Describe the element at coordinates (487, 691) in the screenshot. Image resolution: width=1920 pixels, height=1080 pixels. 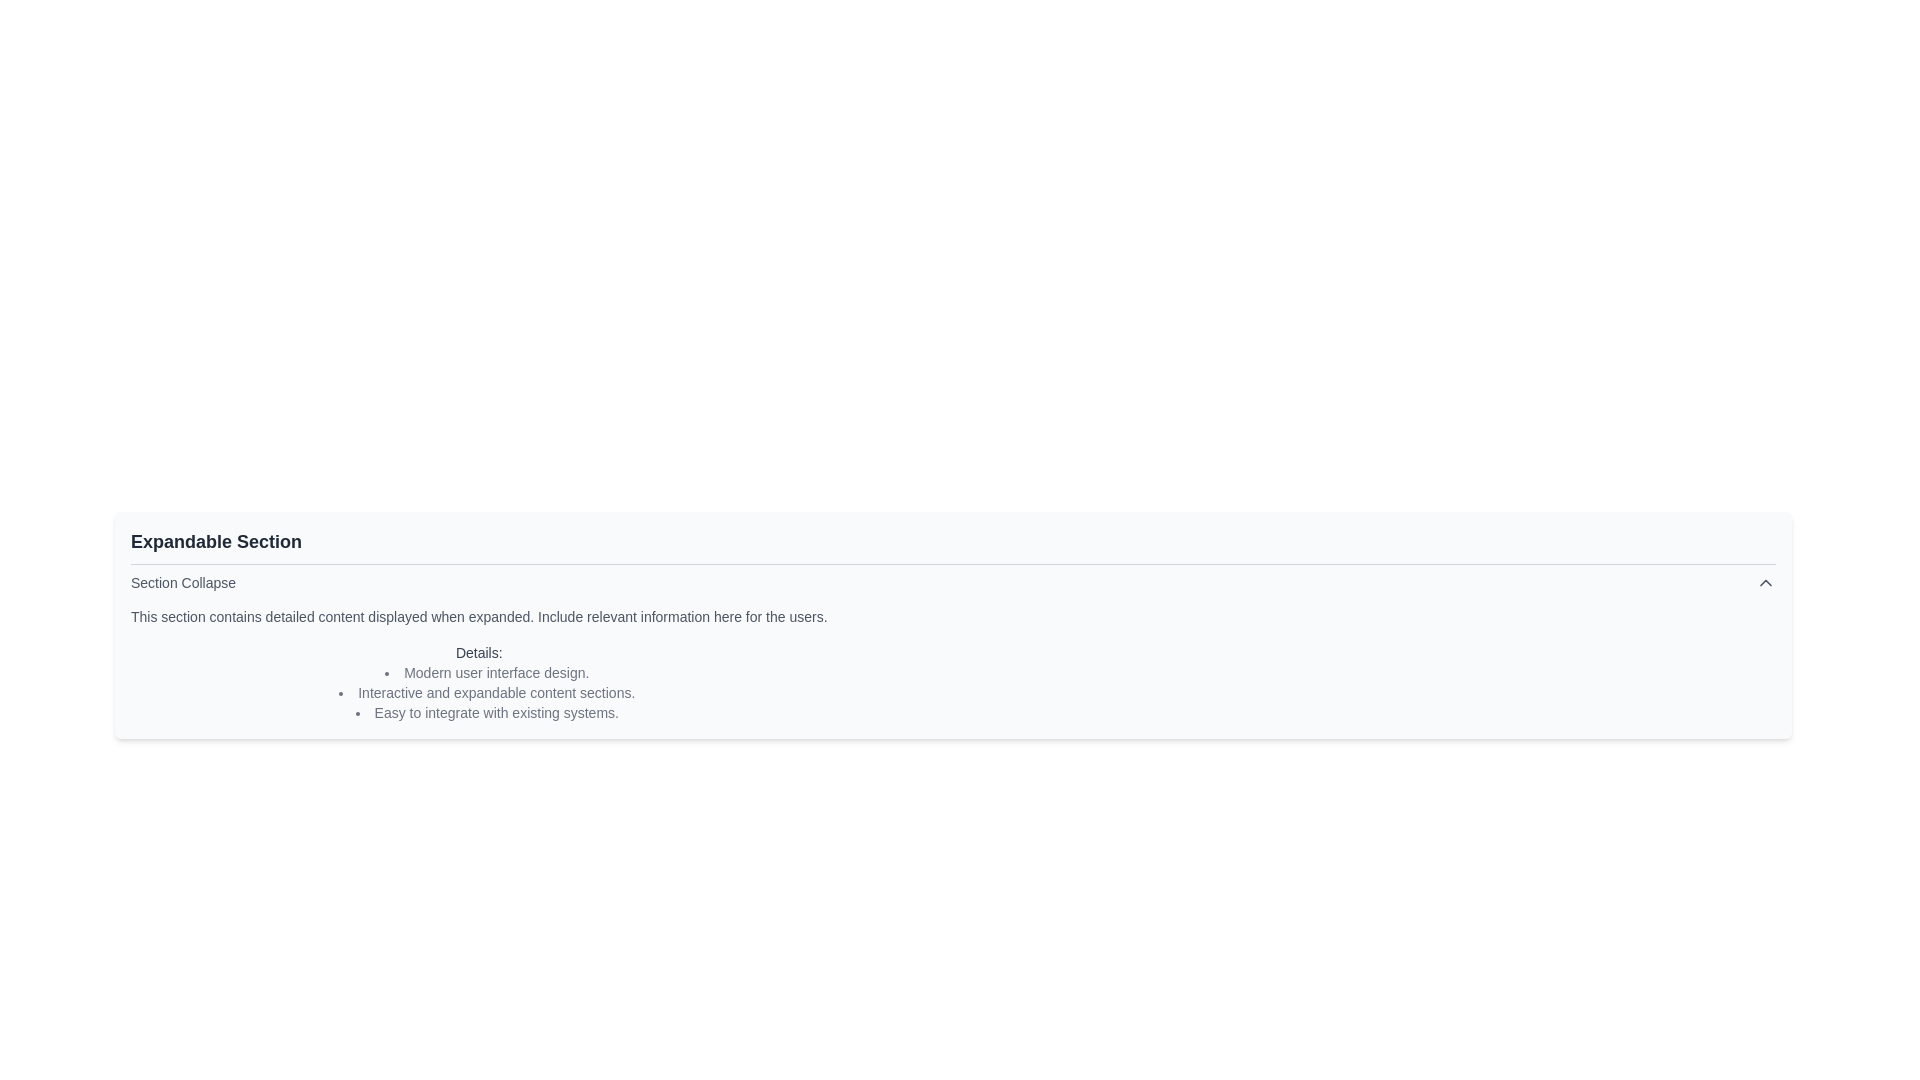
I see `the text element reading 'Interactive and expandable content sections.' which is the second item in a vertically stacked bulleted list within the 'Details' section` at that location.